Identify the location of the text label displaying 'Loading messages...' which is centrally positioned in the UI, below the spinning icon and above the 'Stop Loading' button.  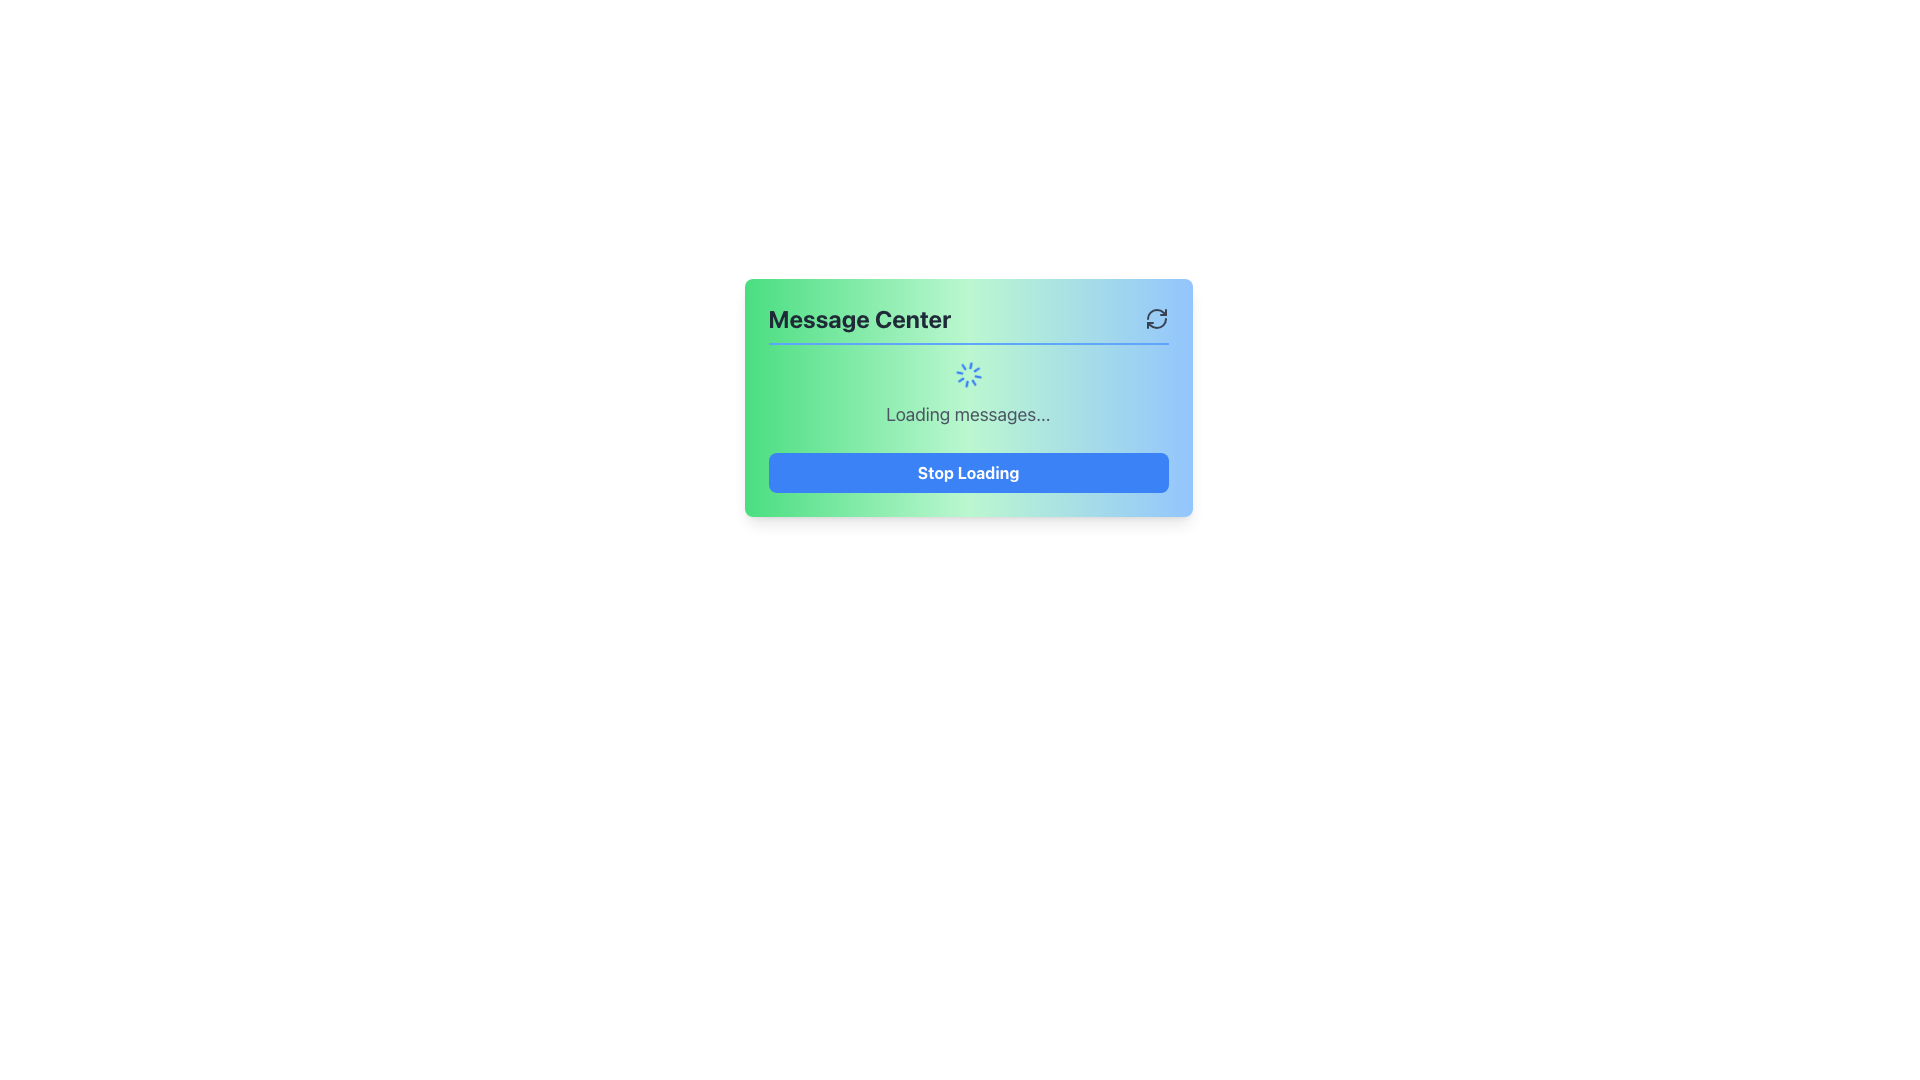
(968, 414).